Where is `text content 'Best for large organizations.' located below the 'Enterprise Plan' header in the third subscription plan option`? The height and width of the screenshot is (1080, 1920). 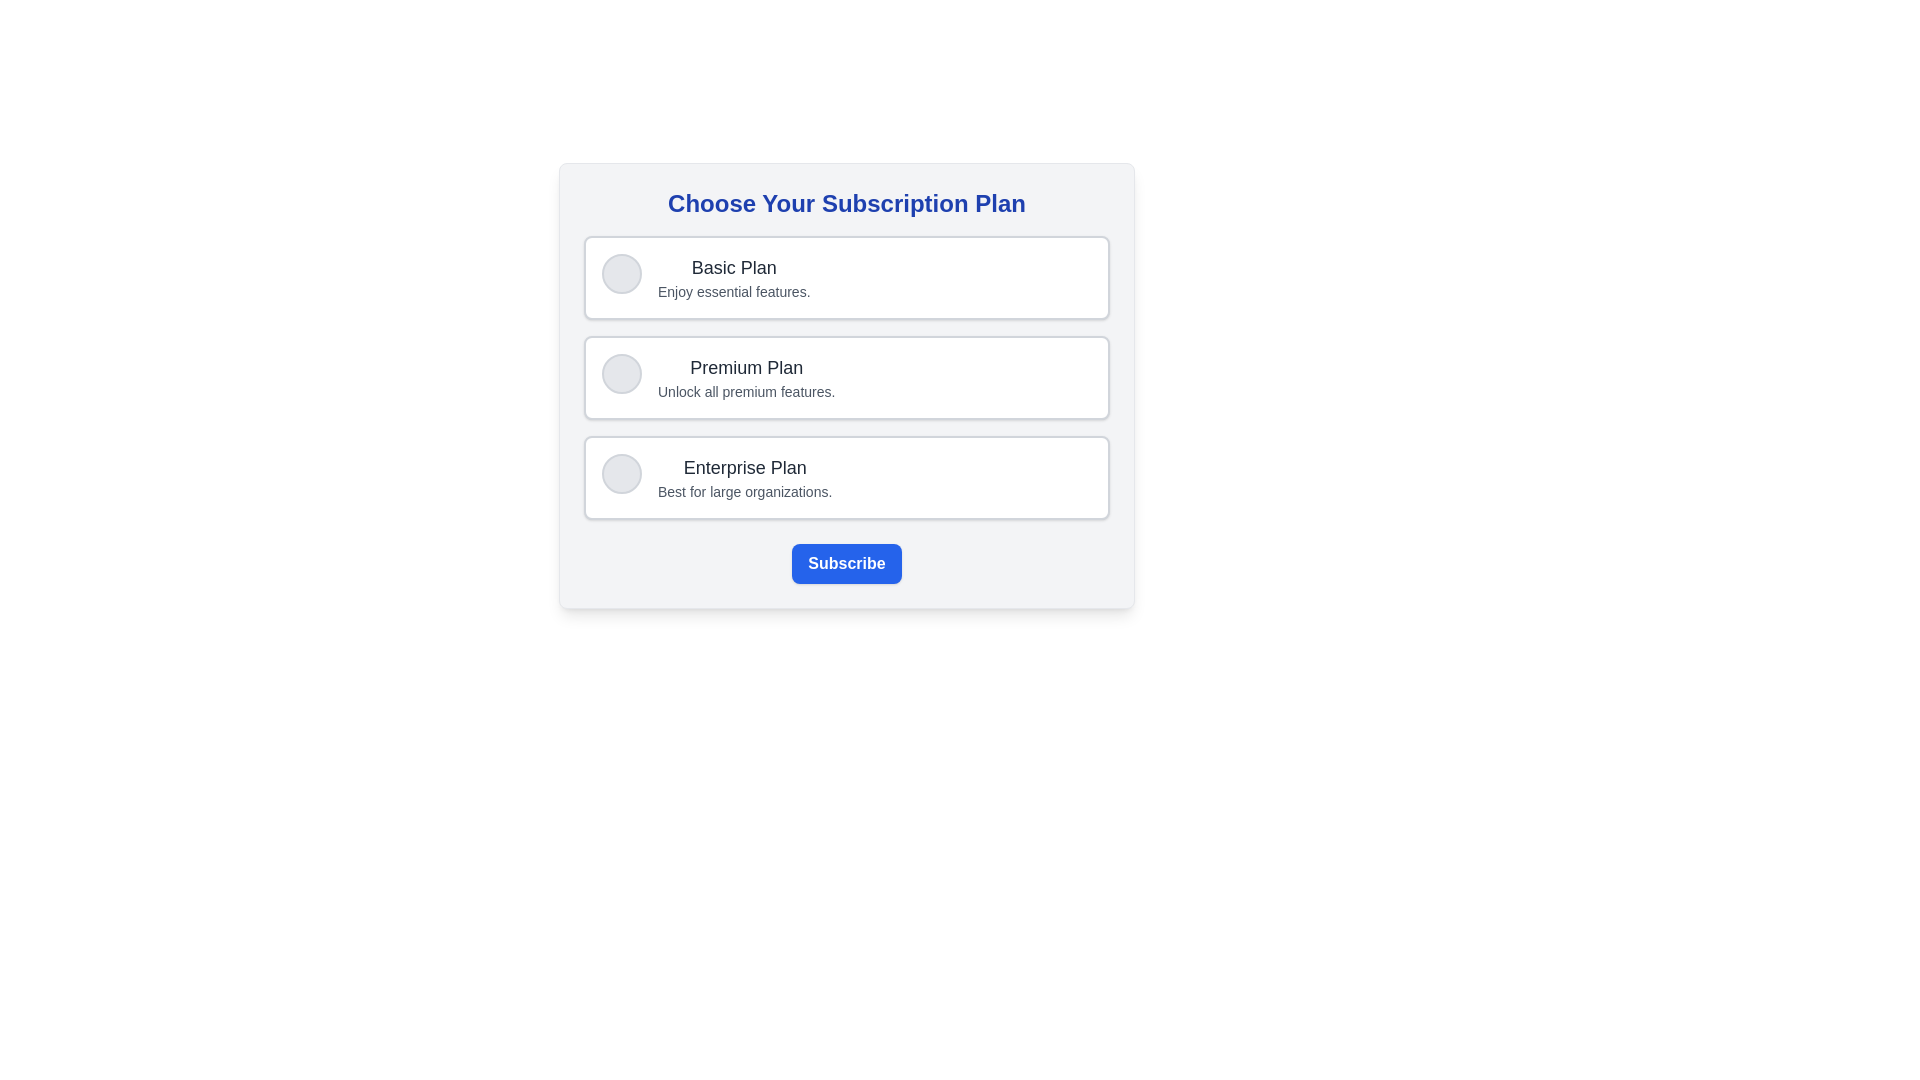
text content 'Best for large organizations.' located below the 'Enterprise Plan' header in the third subscription plan option is located at coordinates (744, 492).